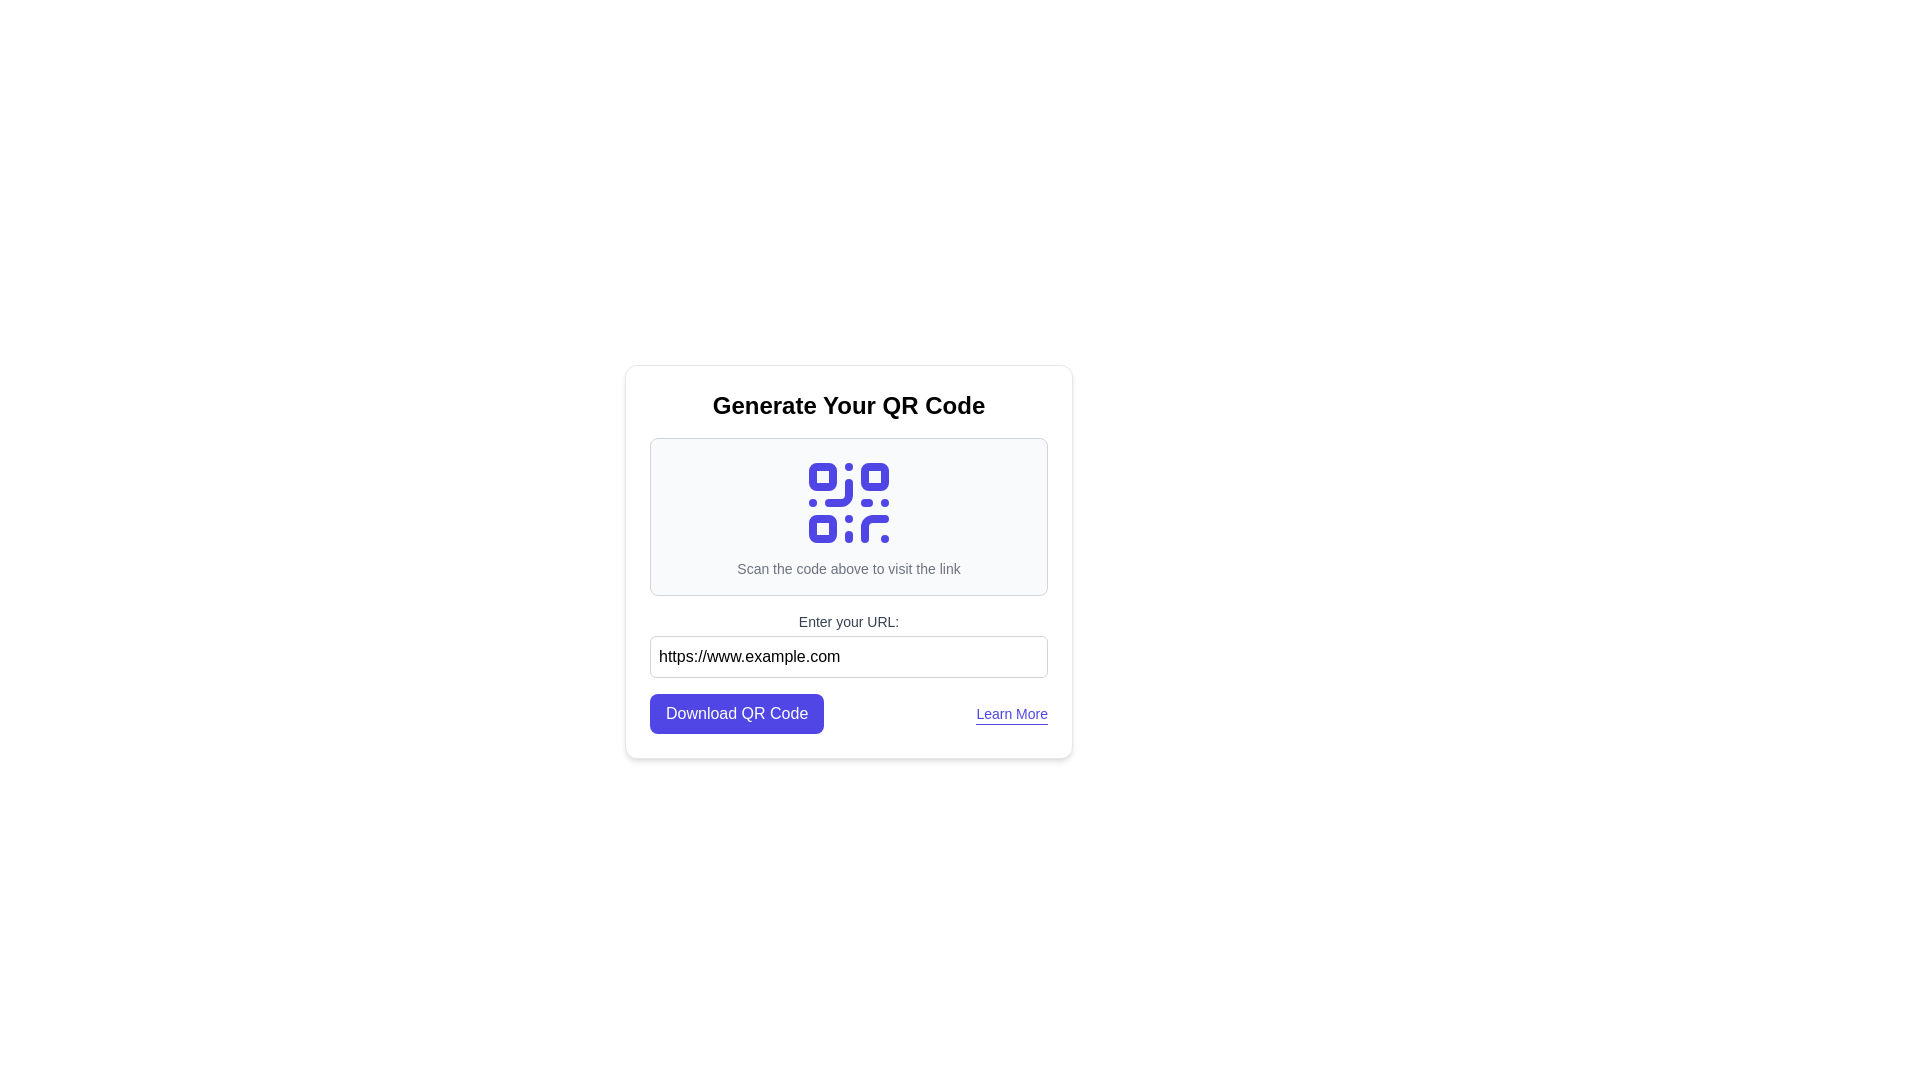 The height and width of the screenshot is (1080, 1920). What do you see at coordinates (1012, 712) in the screenshot?
I see `the 'Learn More' hyperlink element, which is styled with an indigo color scheme and underlined` at bounding box center [1012, 712].